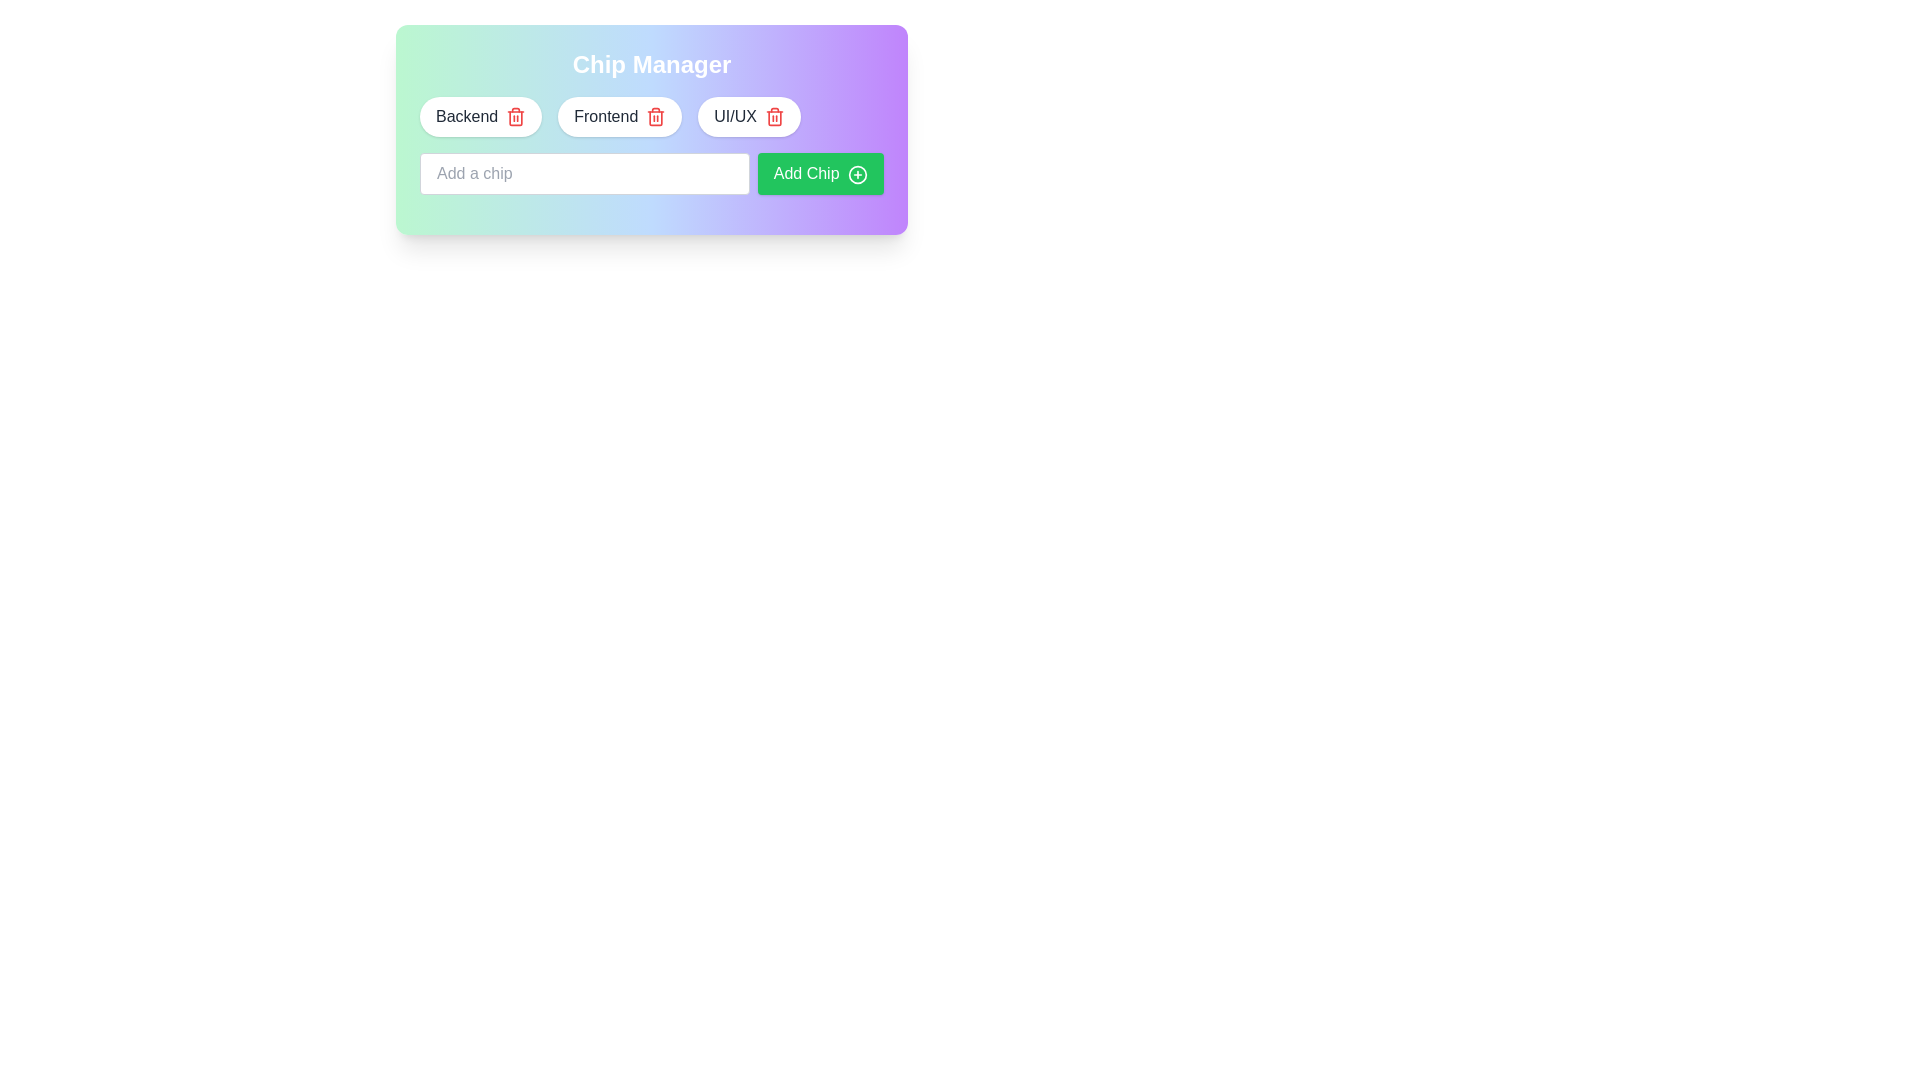  Describe the element at coordinates (516, 116) in the screenshot. I see `the delete icon button located at the right end of the 'Backend' chip` at that location.